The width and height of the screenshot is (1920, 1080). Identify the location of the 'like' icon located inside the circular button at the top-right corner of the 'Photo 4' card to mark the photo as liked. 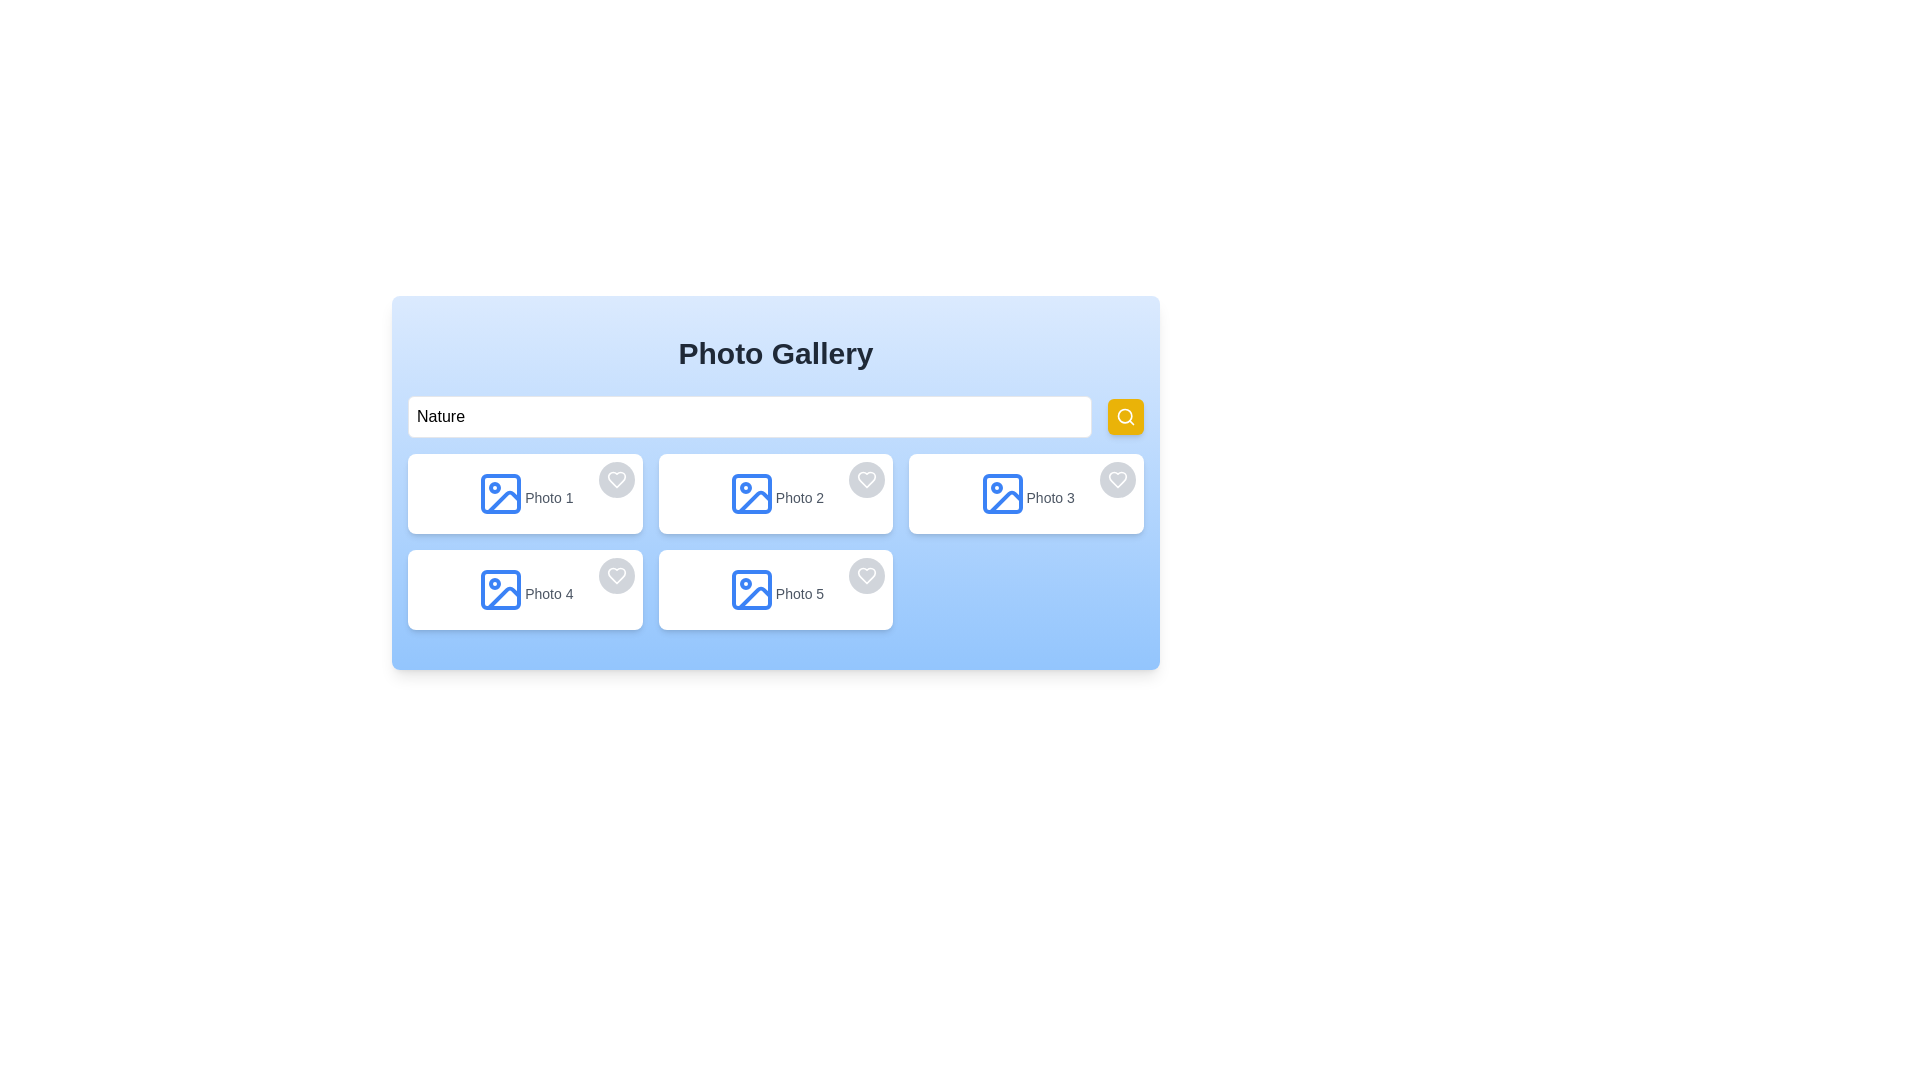
(615, 575).